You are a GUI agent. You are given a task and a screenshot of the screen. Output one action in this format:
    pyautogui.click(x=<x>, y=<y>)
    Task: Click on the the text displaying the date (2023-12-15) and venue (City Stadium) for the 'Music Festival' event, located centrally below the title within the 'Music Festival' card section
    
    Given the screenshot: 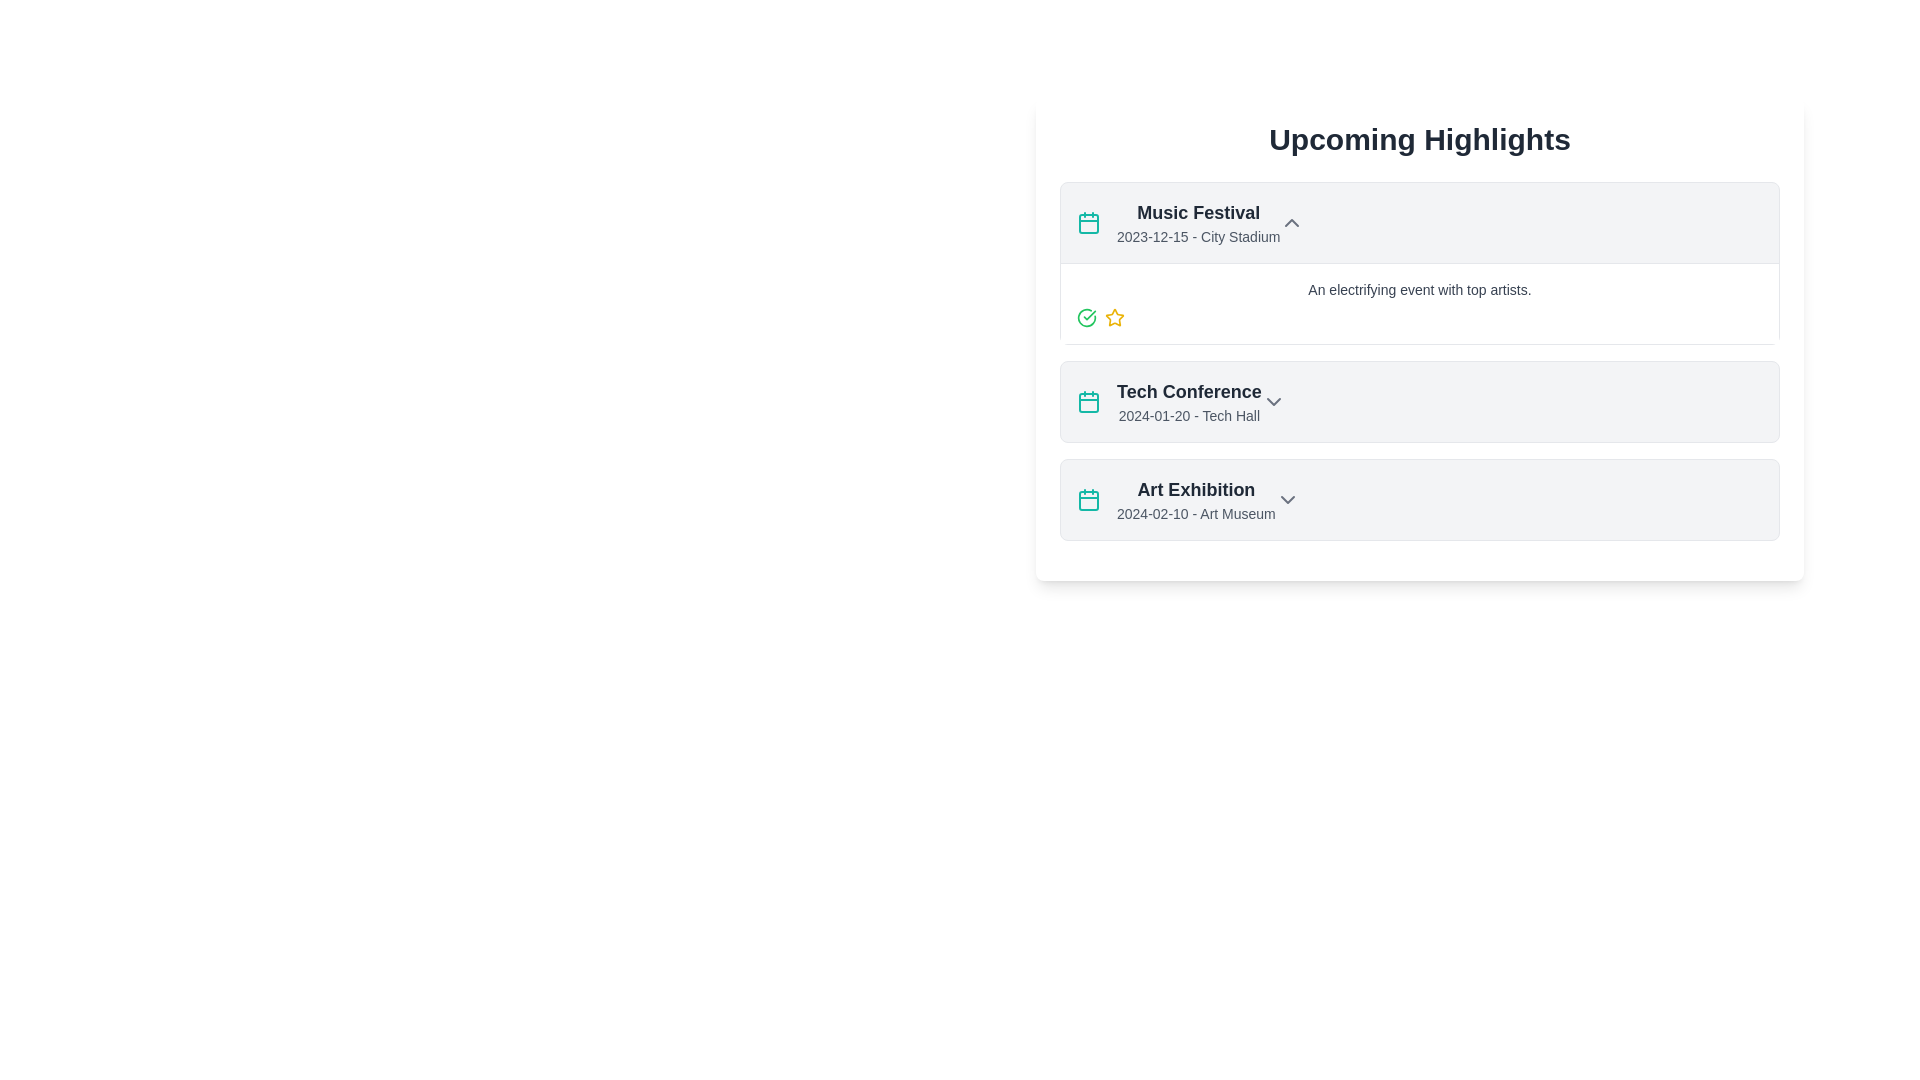 What is the action you would take?
    pyautogui.click(x=1198, y=235)
    